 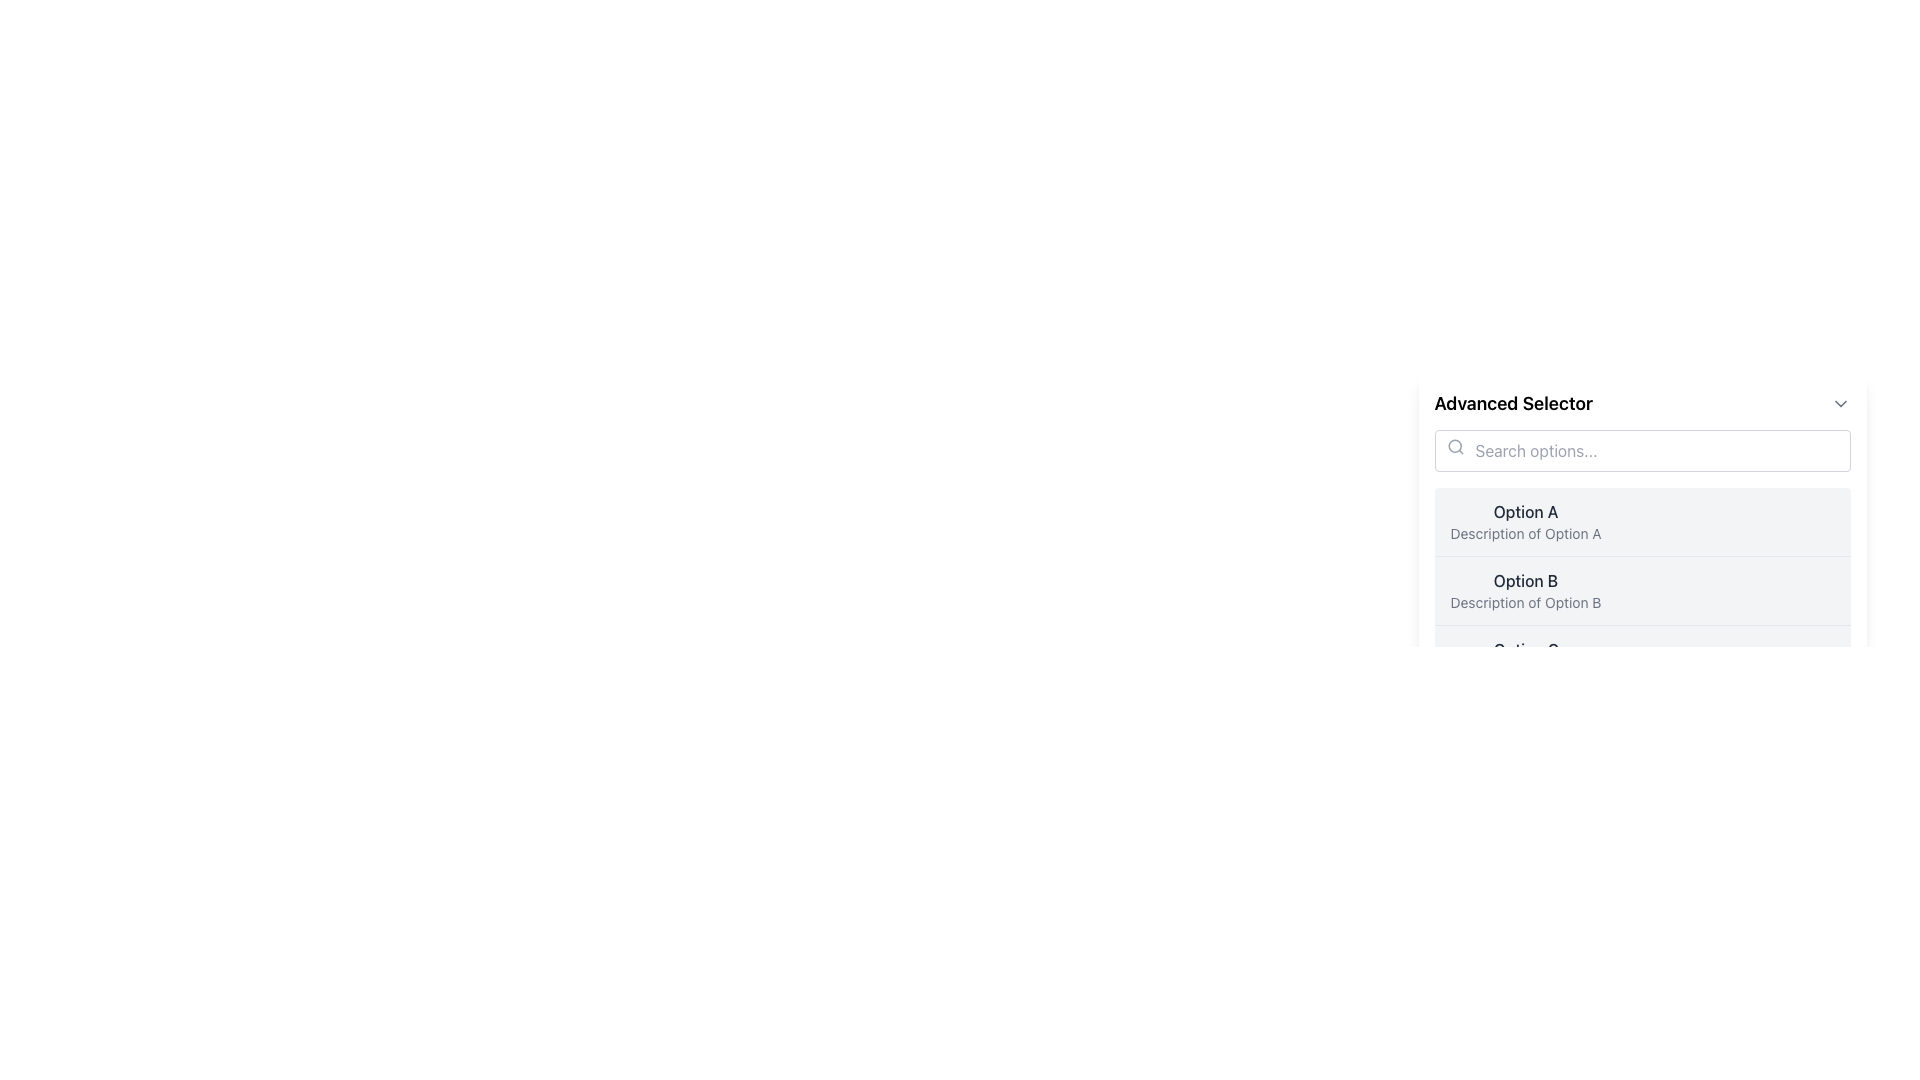 I want to click on the first selectable list item displaying 'Option A', so click(x=1525, y=520).